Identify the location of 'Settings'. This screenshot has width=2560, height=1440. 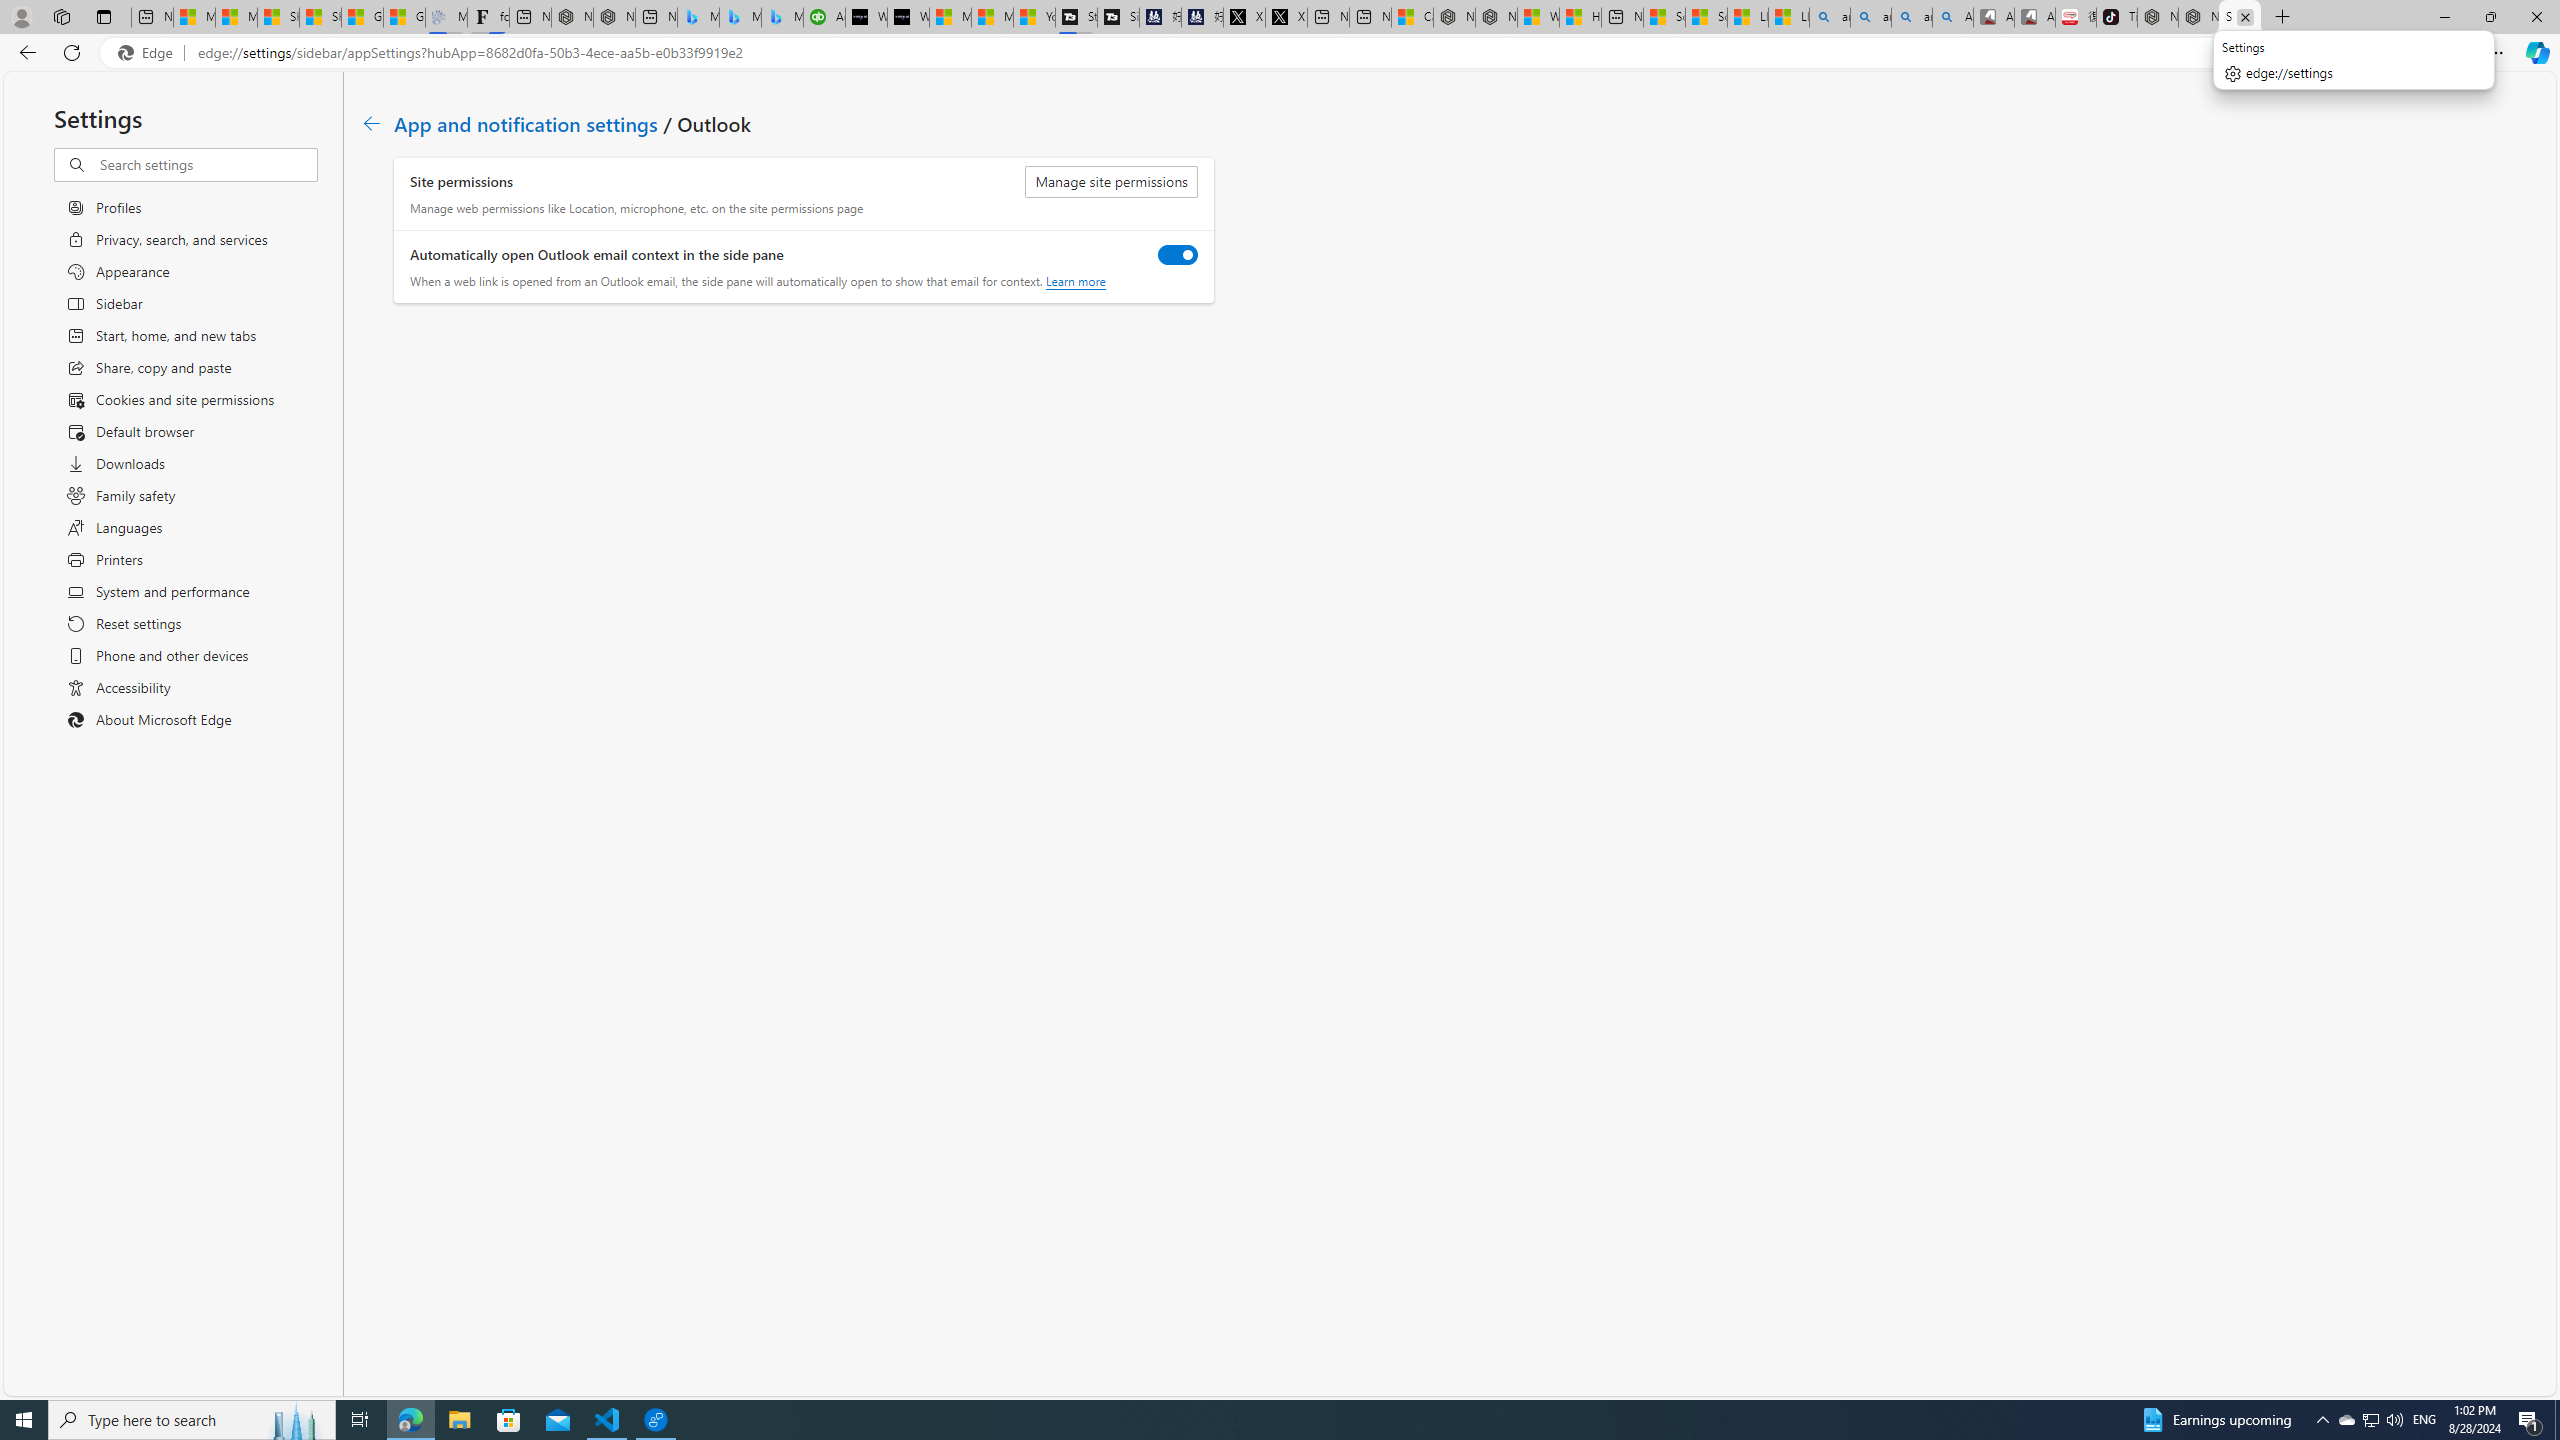
(2239, 16).